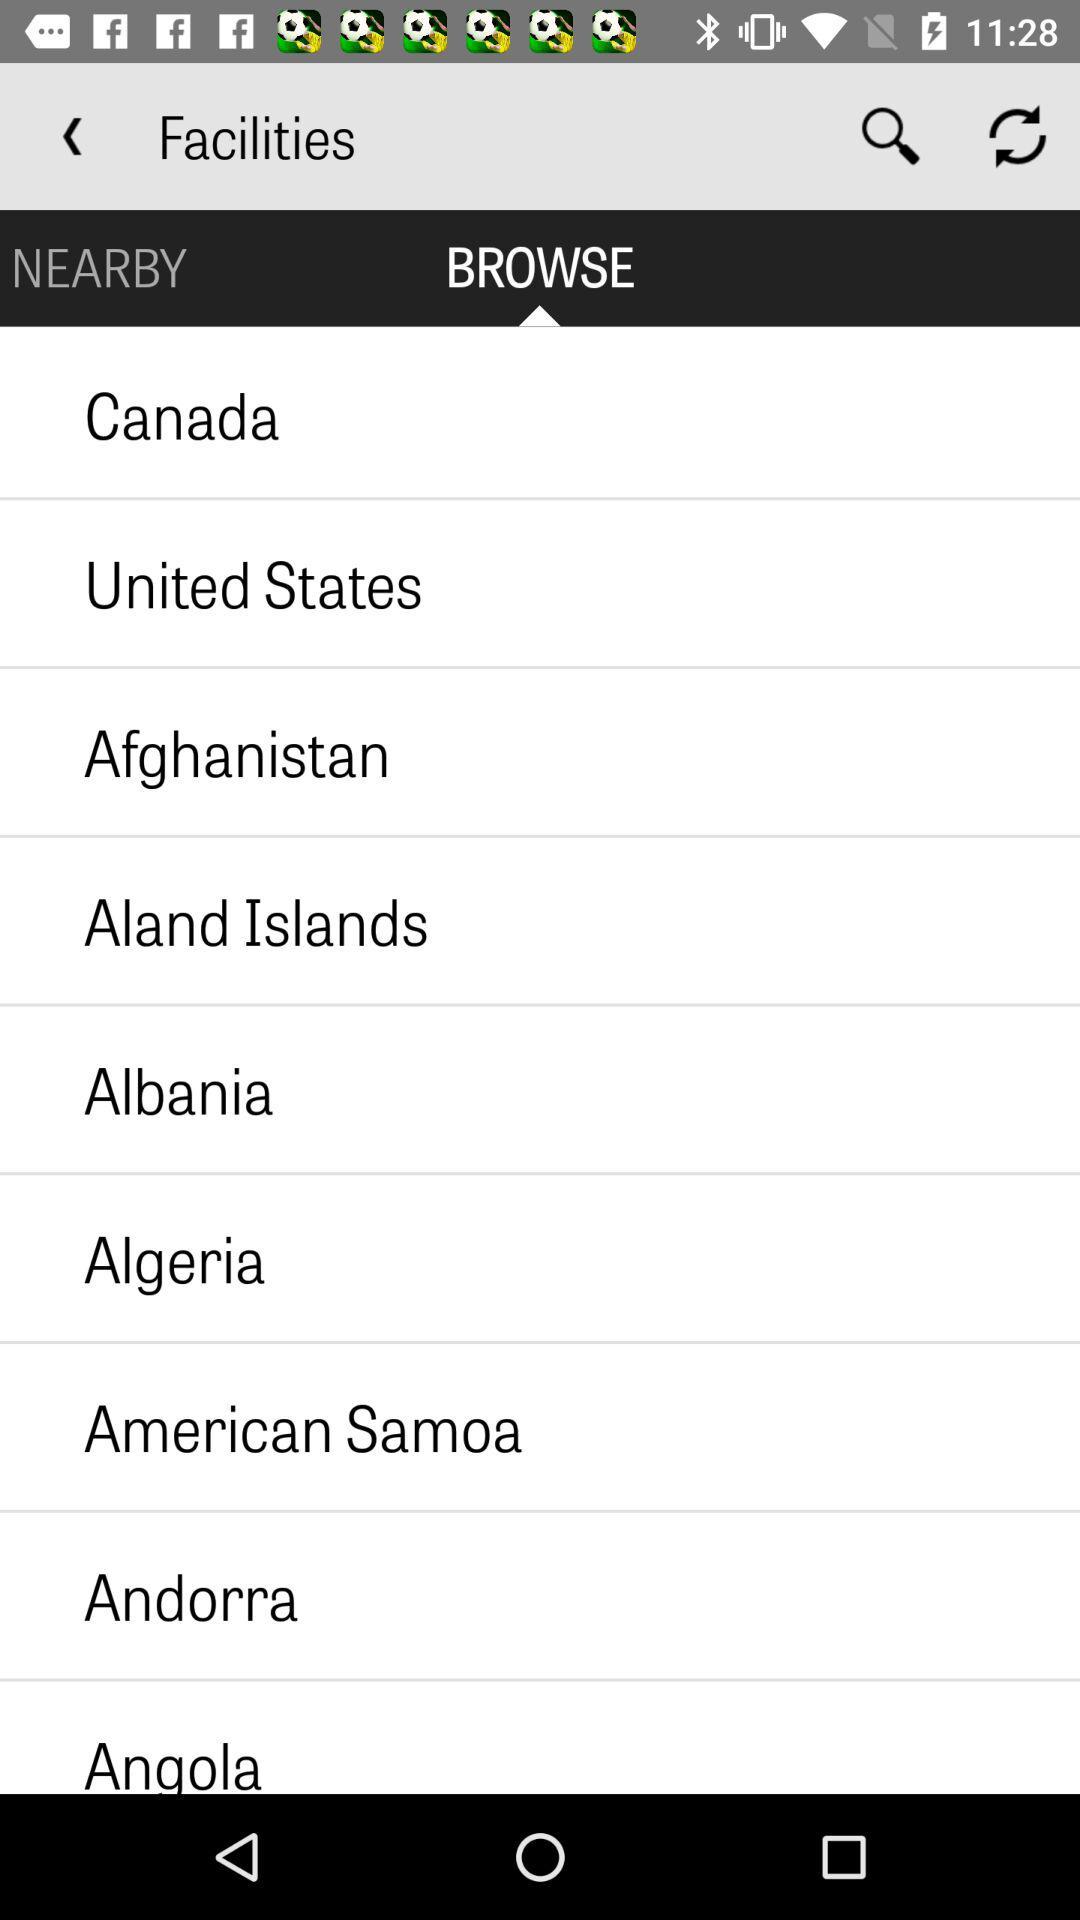 Image resolution: width=1080 pixels, height=1920 pixels. Describe the element at coordinates (260, 1425) in the screenshot. I see `american samoa item` at that location.